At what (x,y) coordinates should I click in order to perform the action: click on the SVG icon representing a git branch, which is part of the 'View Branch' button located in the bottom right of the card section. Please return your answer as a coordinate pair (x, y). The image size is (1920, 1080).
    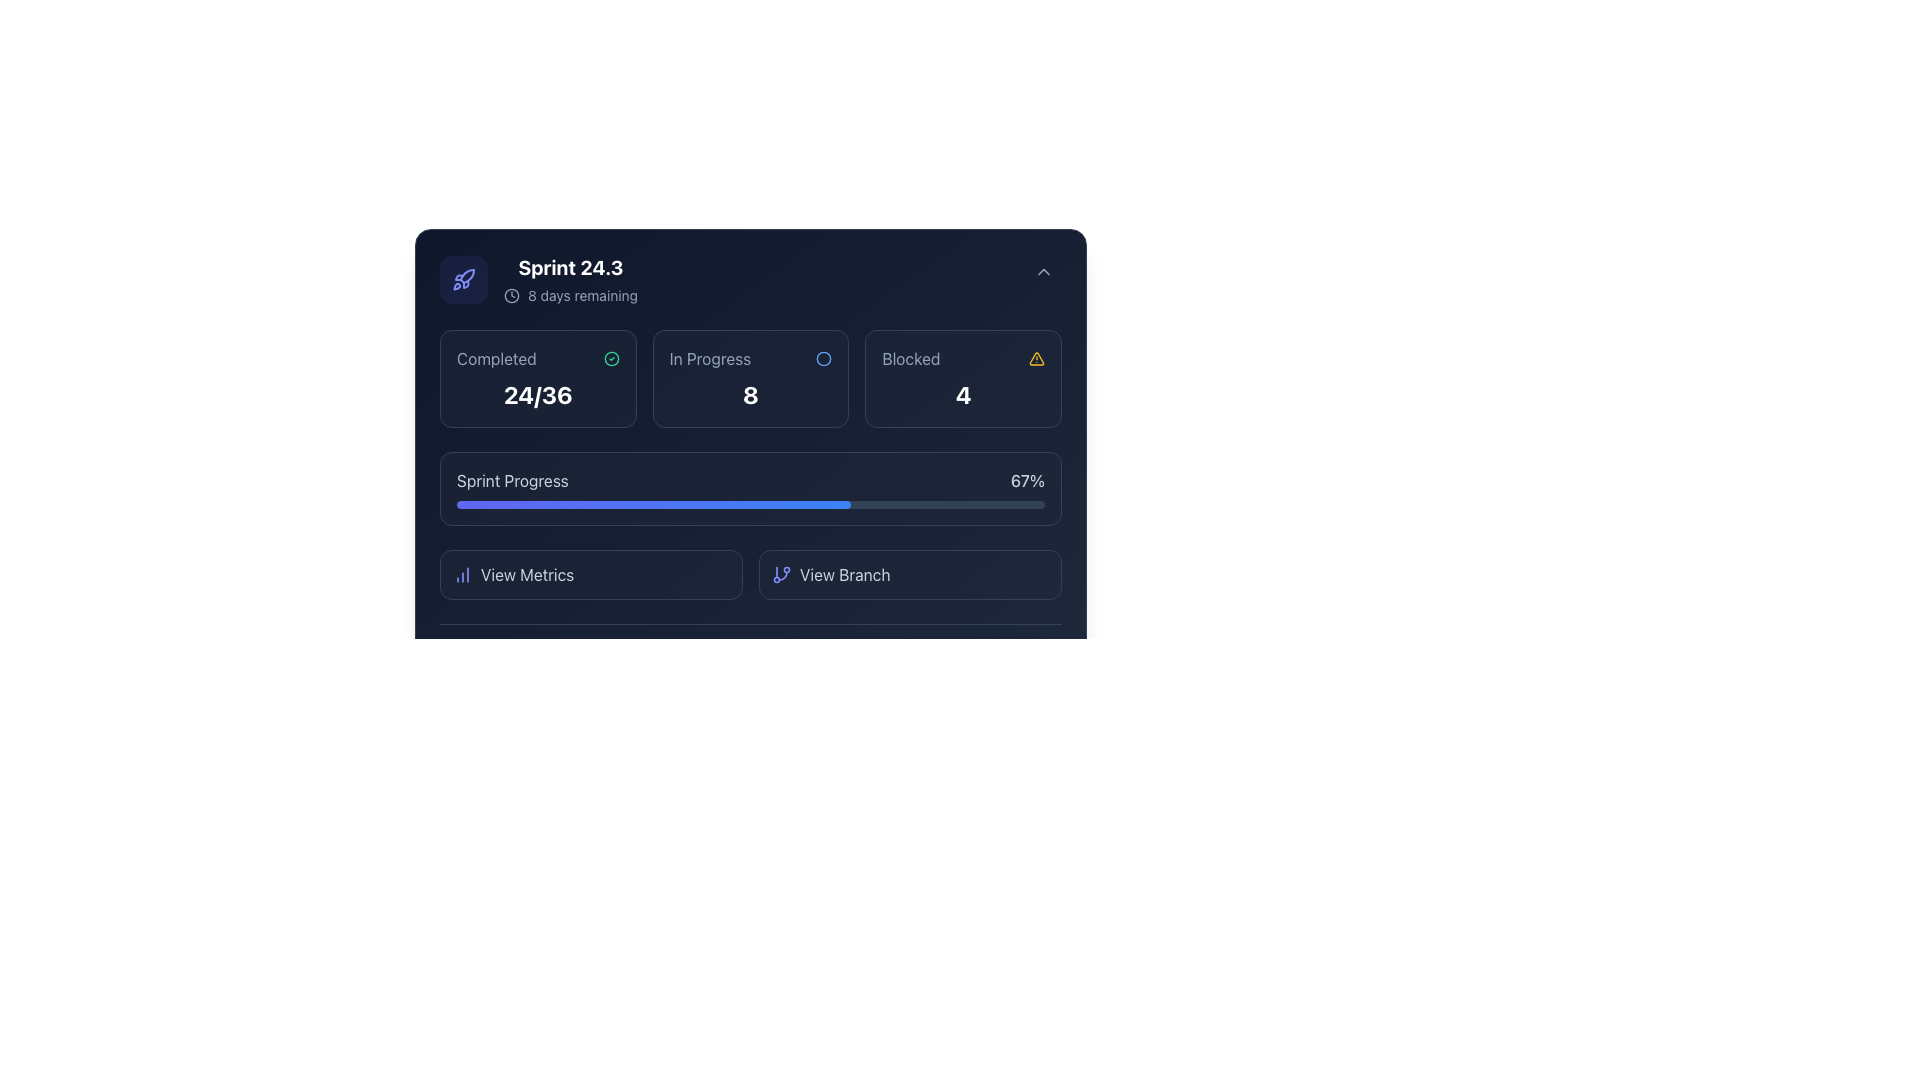
    Looking at the image, I should click on (781, 574).